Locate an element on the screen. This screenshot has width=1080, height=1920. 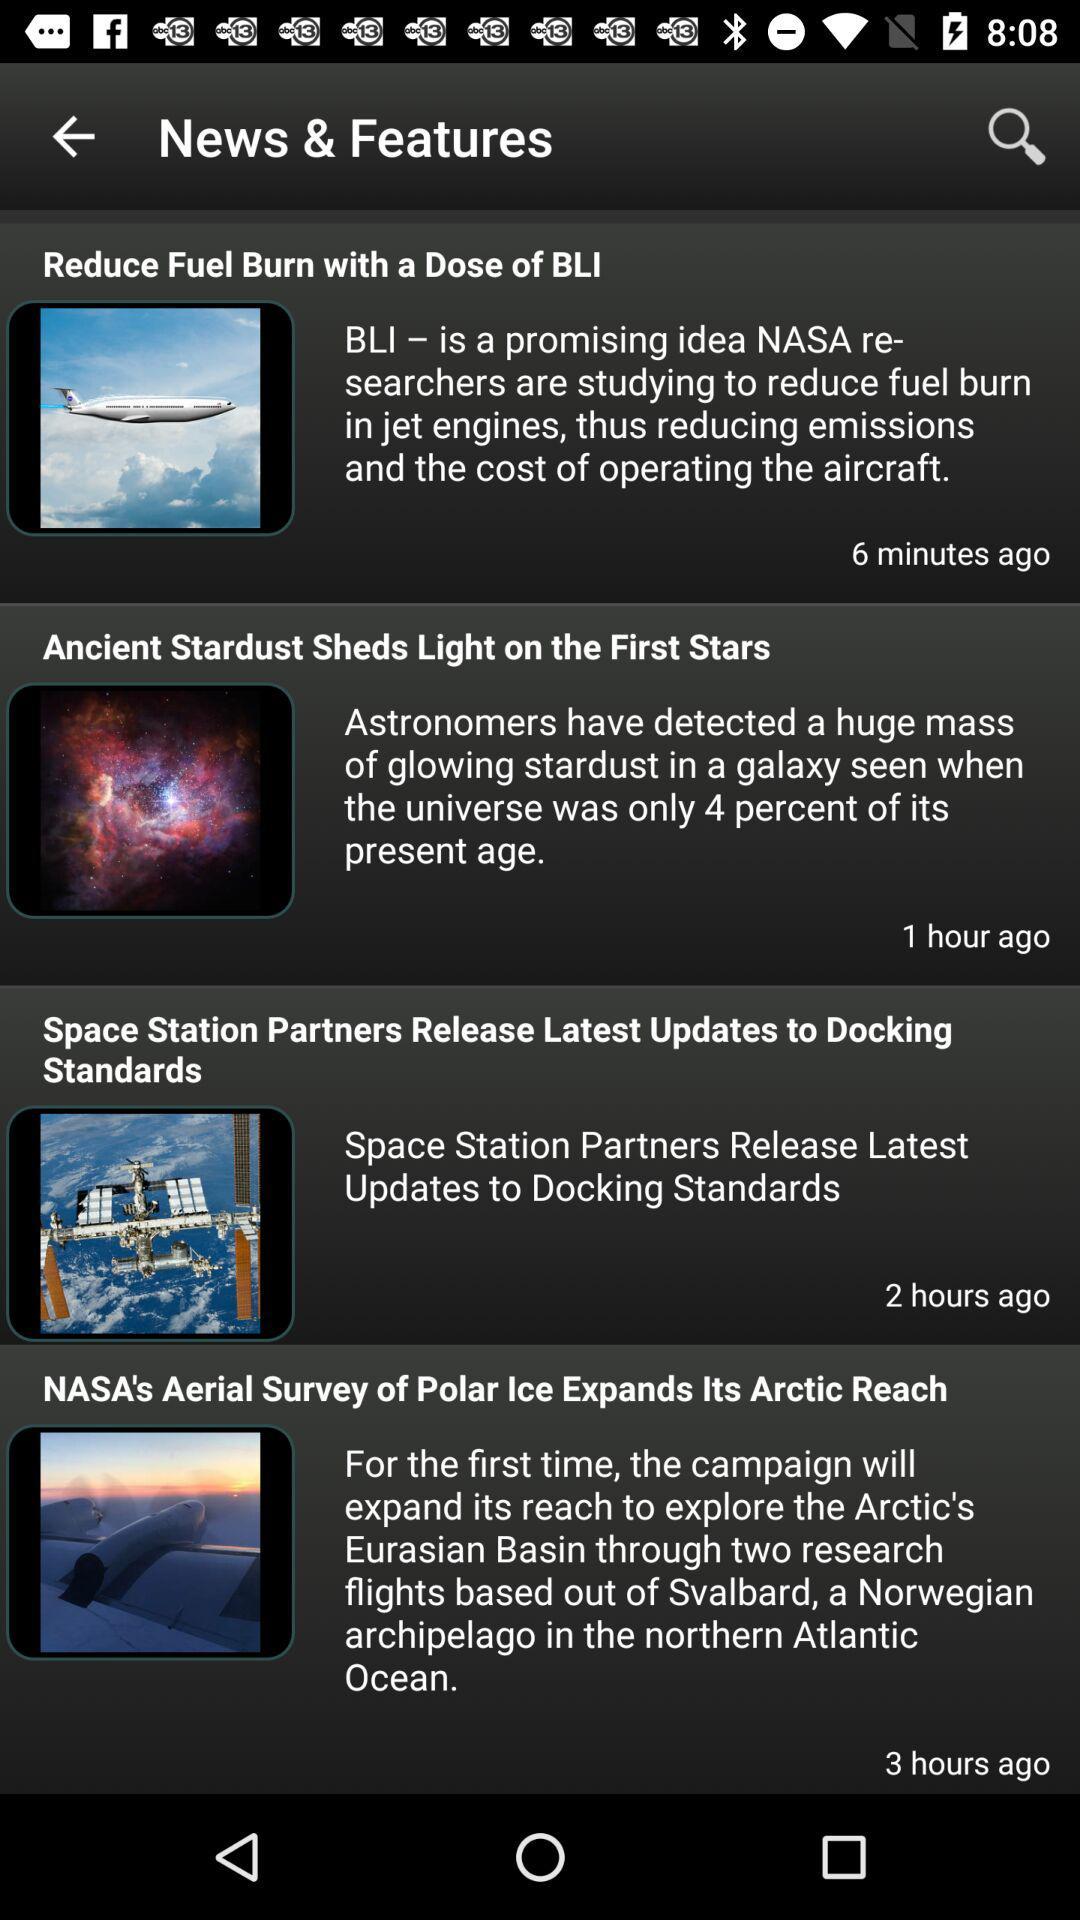
the item below astronomers have detected item is located at coordinates (975, 947).